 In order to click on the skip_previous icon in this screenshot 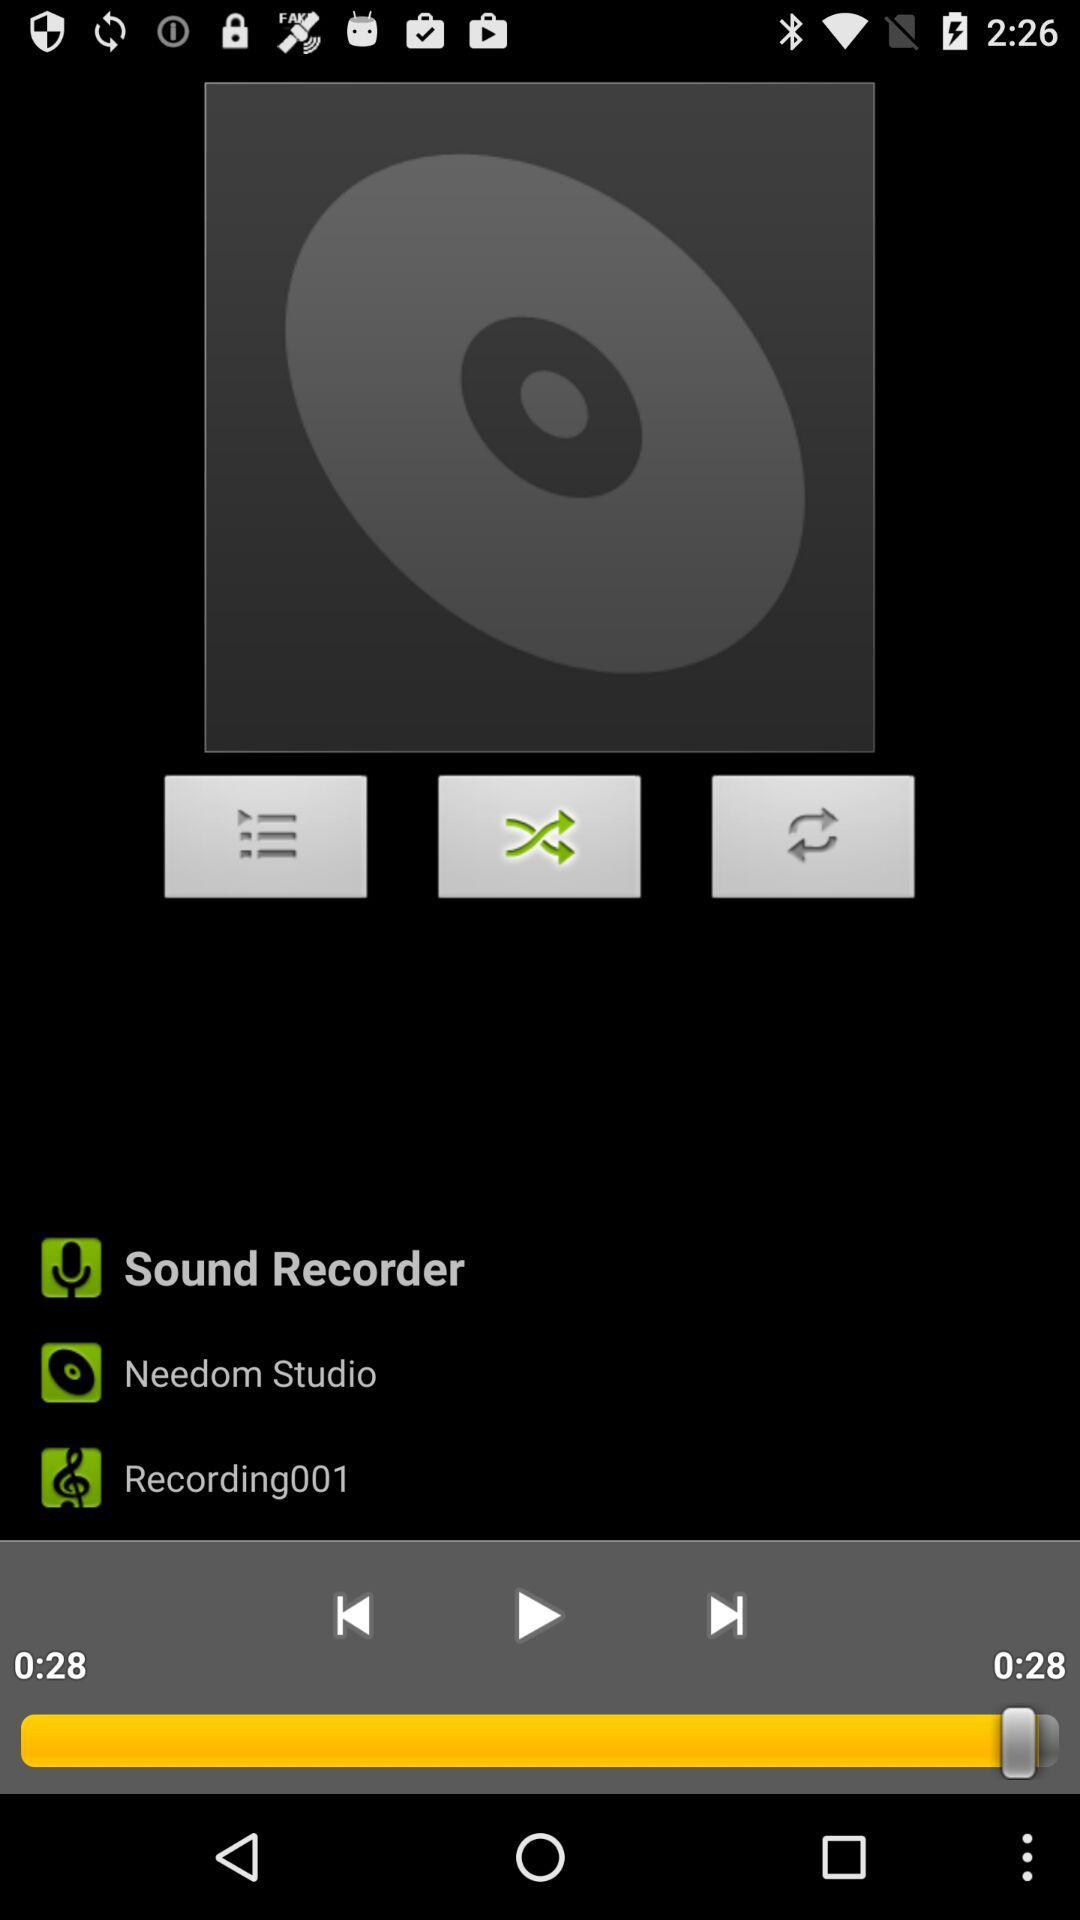, I will do `click(351, 1727)`.